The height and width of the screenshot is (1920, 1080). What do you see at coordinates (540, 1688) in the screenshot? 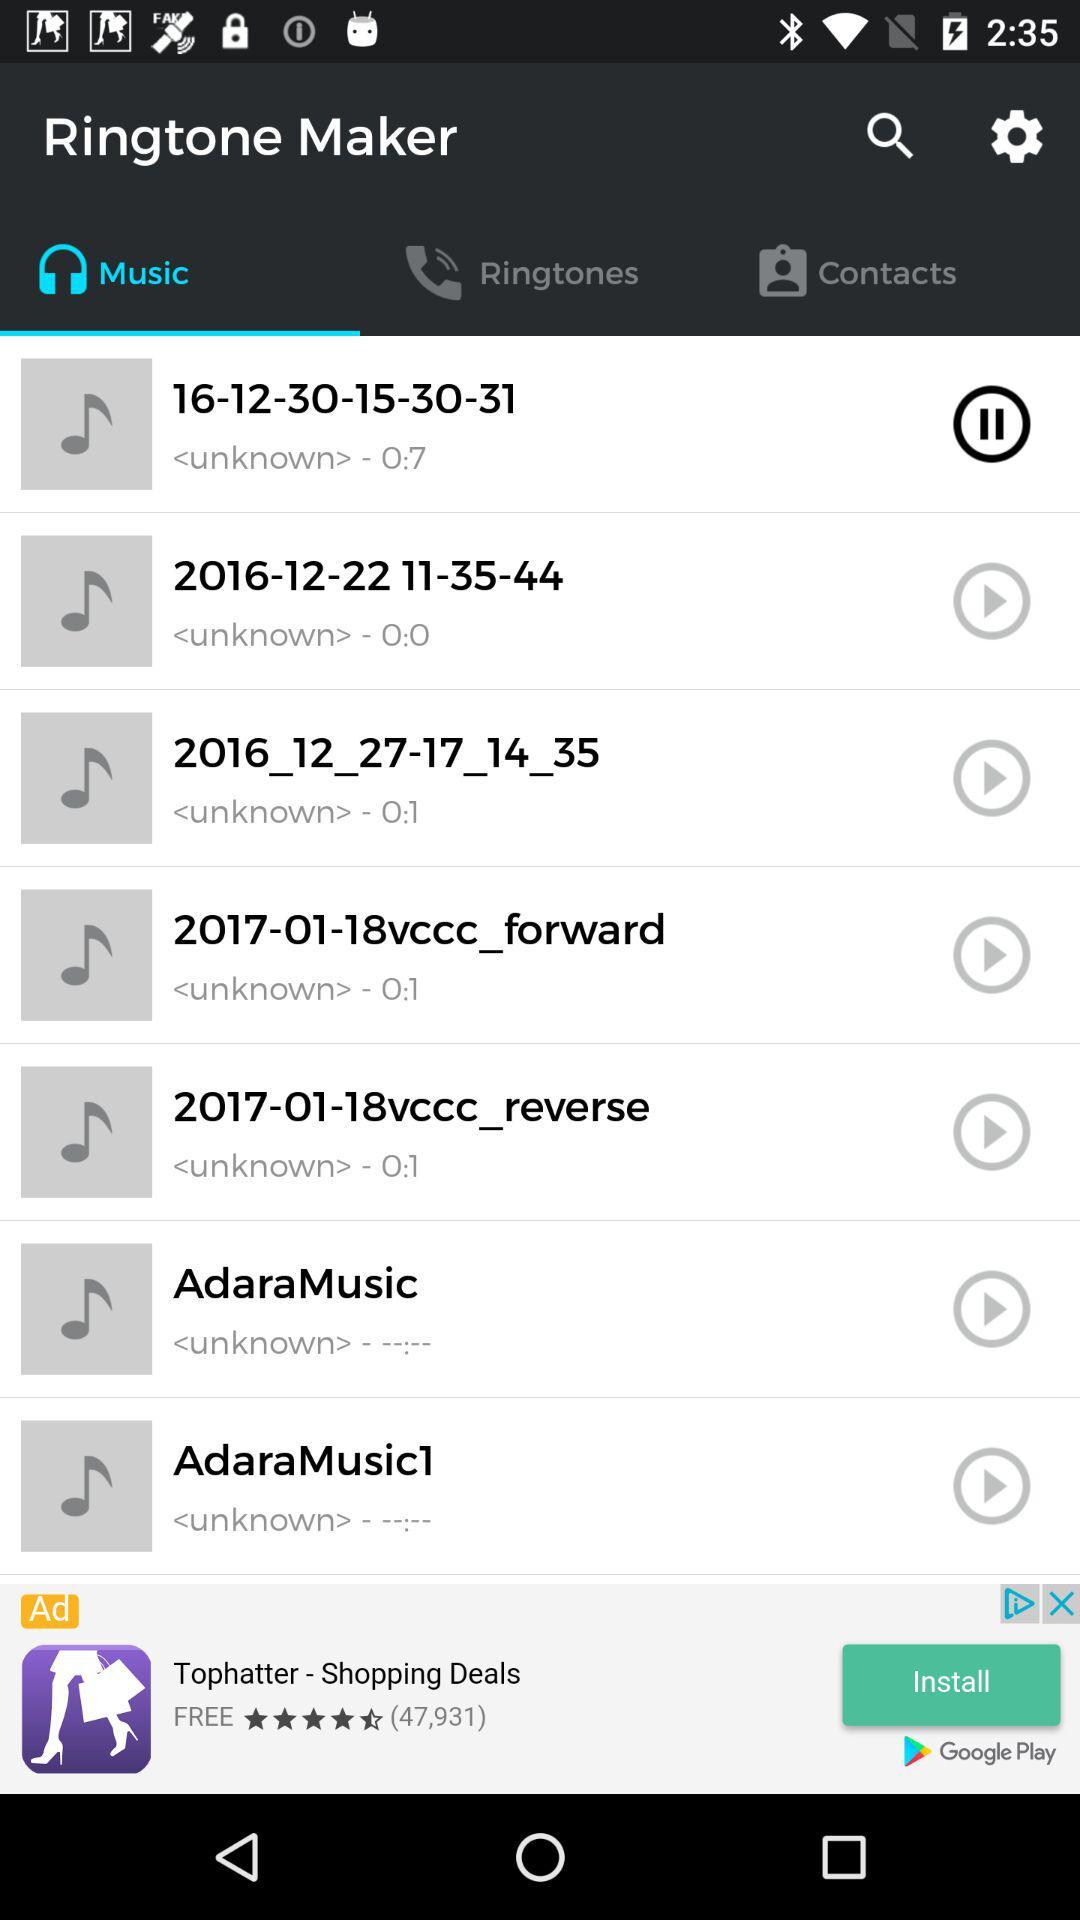
I see `open tophatter advertisement` at bounding box center [540, 1688].